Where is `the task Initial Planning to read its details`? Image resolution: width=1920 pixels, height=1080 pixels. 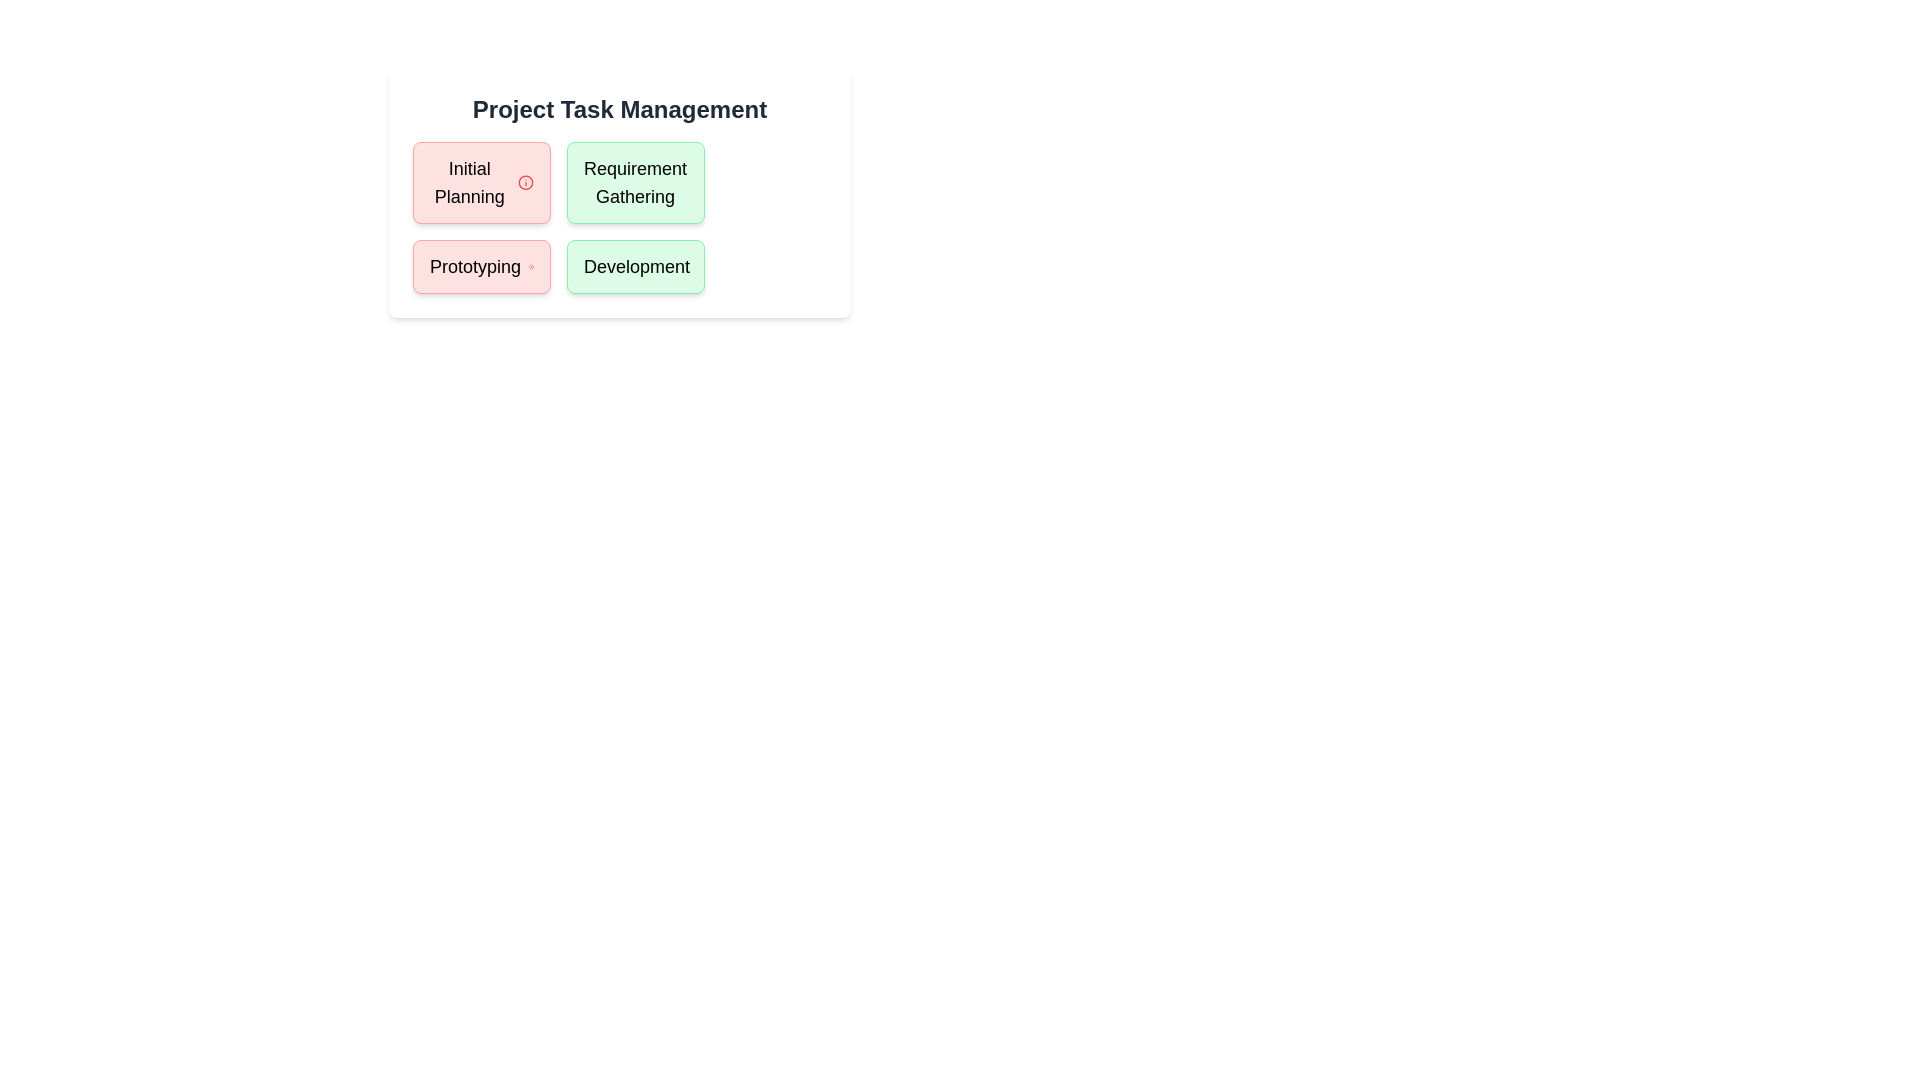 the task Initial Planning to read its details is located at coordinates (481, 182).